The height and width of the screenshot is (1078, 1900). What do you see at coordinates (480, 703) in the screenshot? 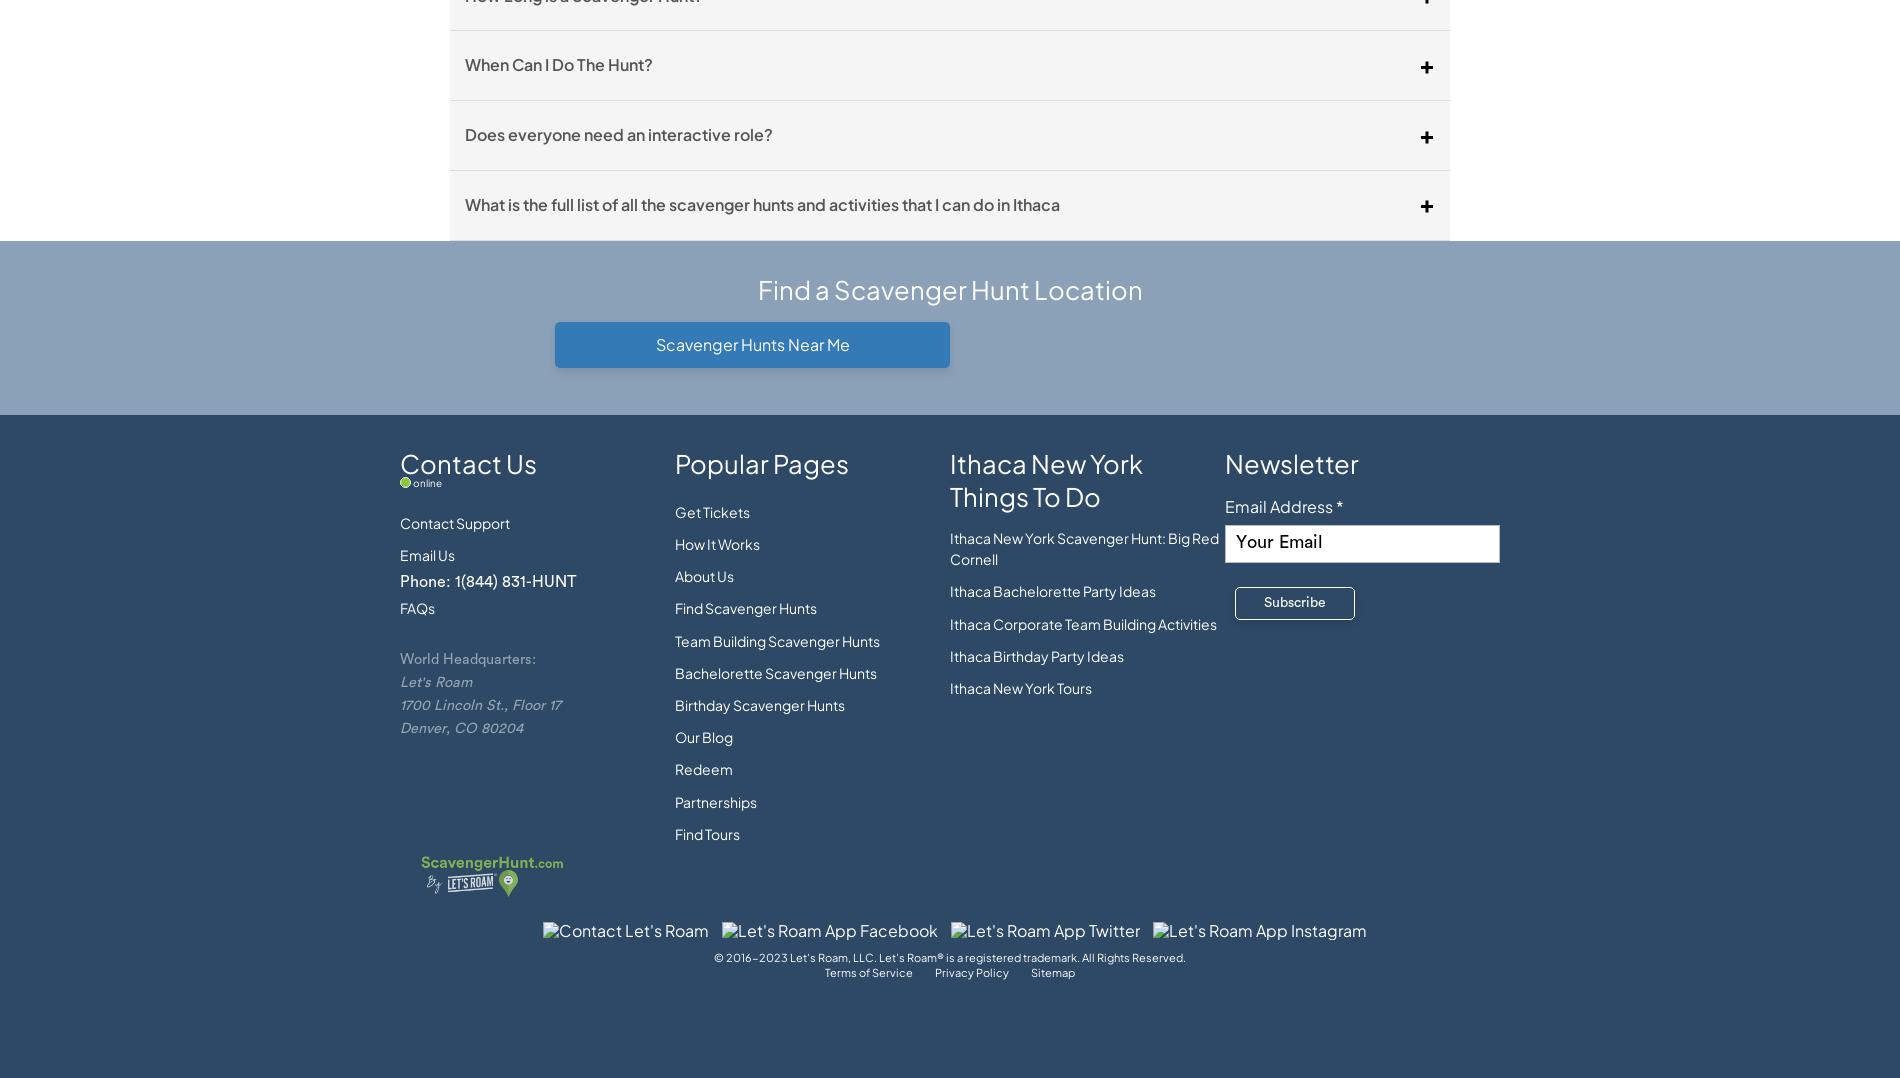
I see `'1700 Lincoln St., Floor 17'` at bounding box center [480, 703].